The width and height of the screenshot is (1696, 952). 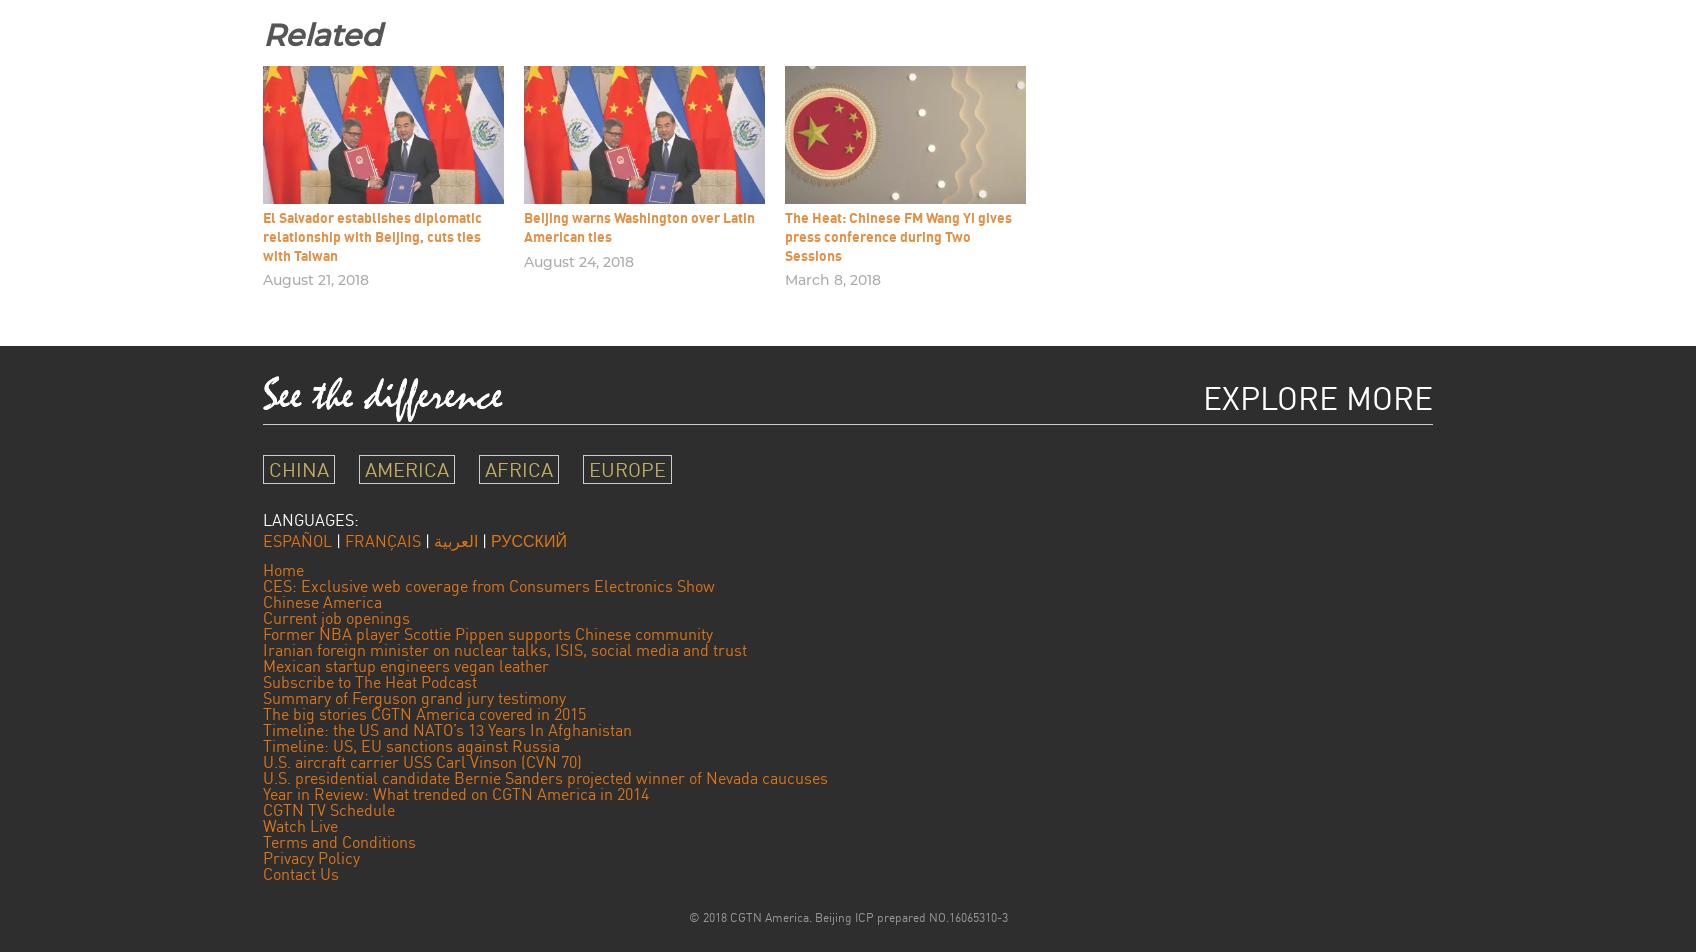 What do you see at coordinates (311, 519) in the screenshot?
I see `'LANGUAGES:'` at bounding box center [311, 519].